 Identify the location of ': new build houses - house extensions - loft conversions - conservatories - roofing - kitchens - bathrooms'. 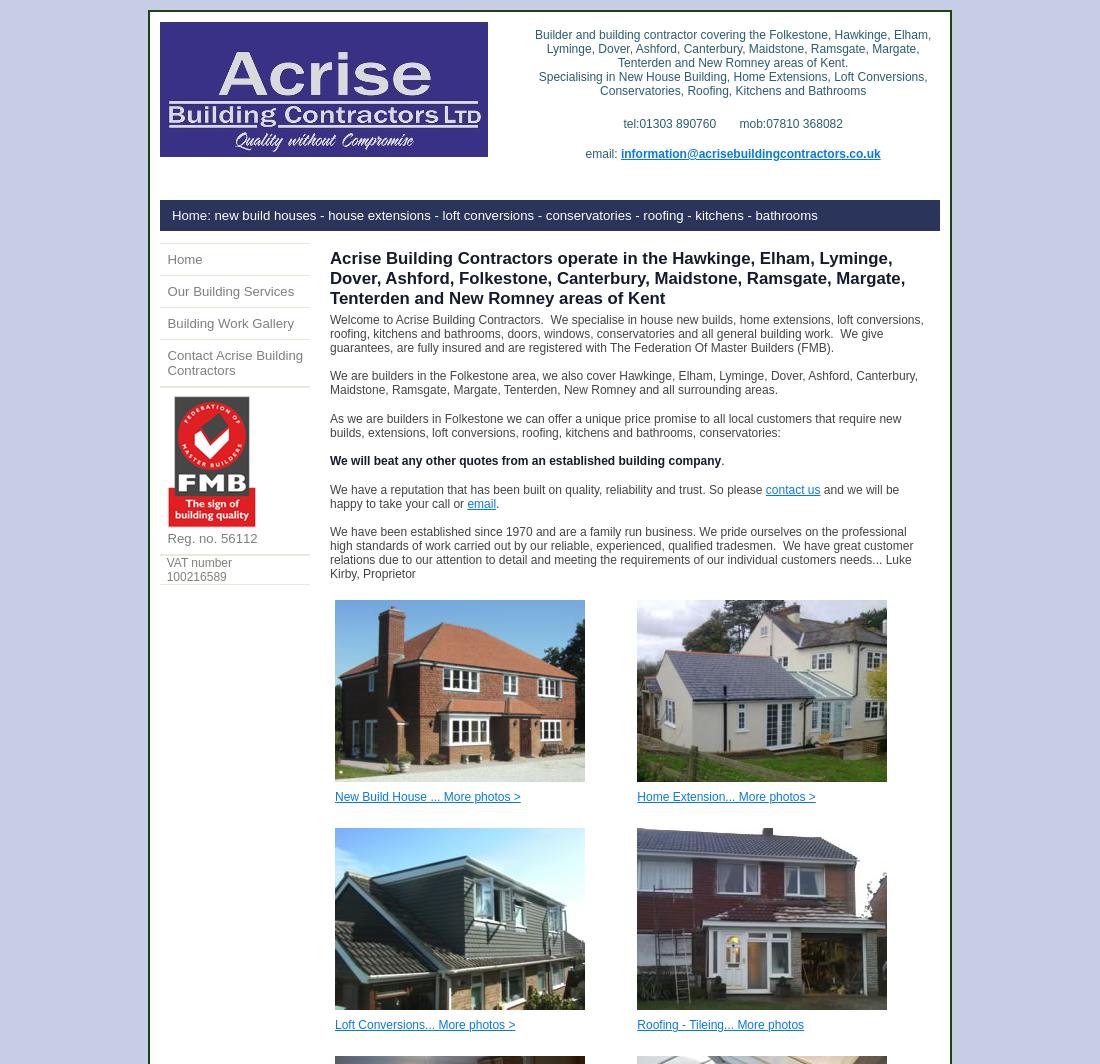
(512, 215).